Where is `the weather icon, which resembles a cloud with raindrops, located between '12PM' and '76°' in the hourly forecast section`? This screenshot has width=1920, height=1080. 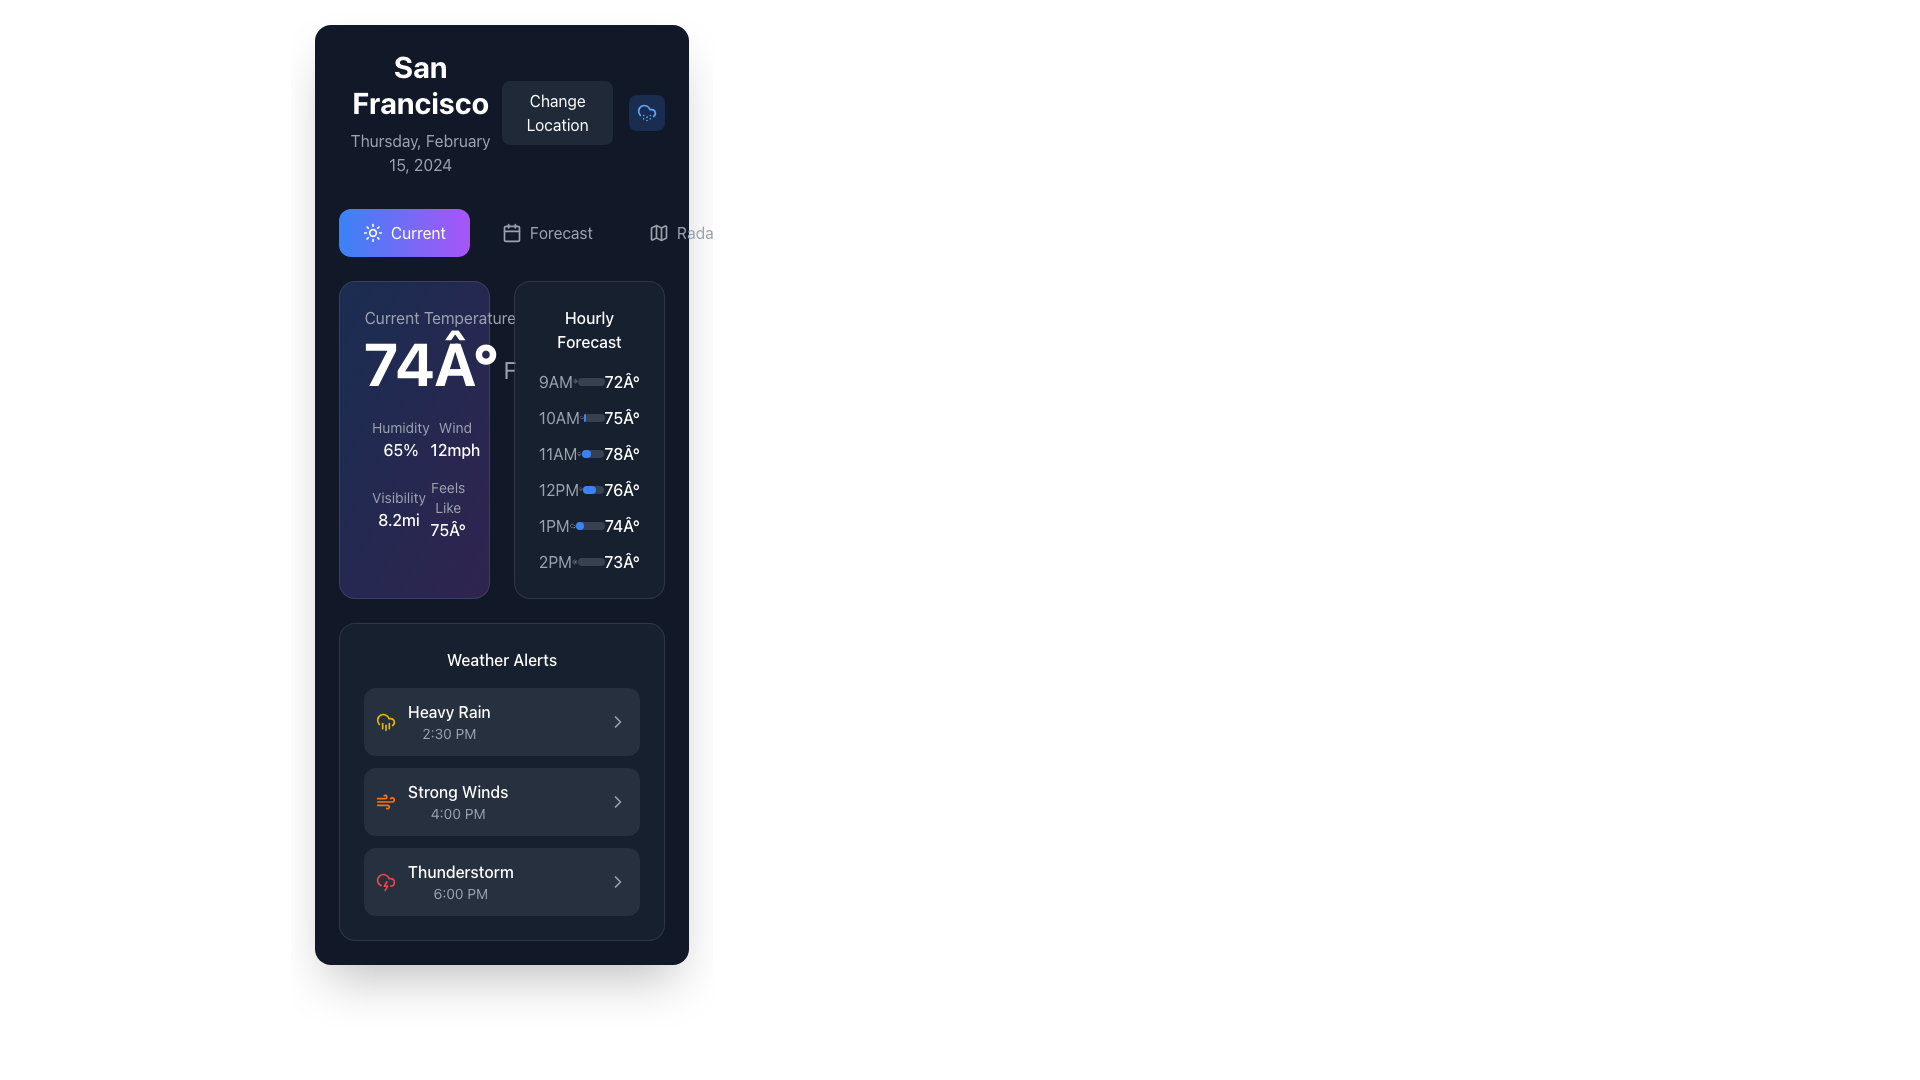 the weather icon, which resembles a cloud with raindrops, located between '12PM' and '76°' in the hourly forecast section is located at coordinates (580, 489).